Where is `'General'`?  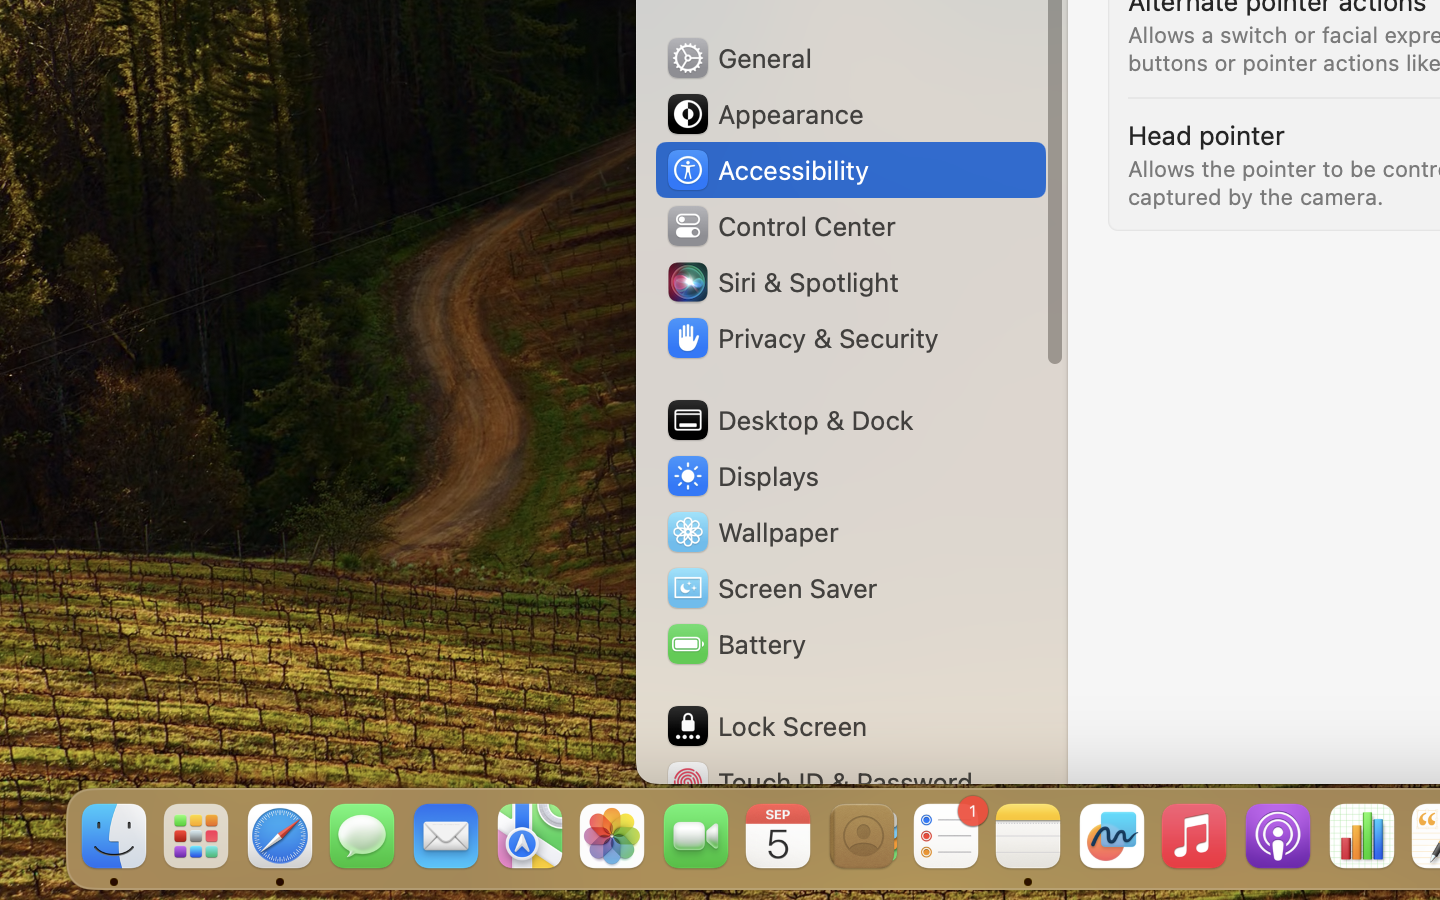
'General' is located at coordinates (736, 56).